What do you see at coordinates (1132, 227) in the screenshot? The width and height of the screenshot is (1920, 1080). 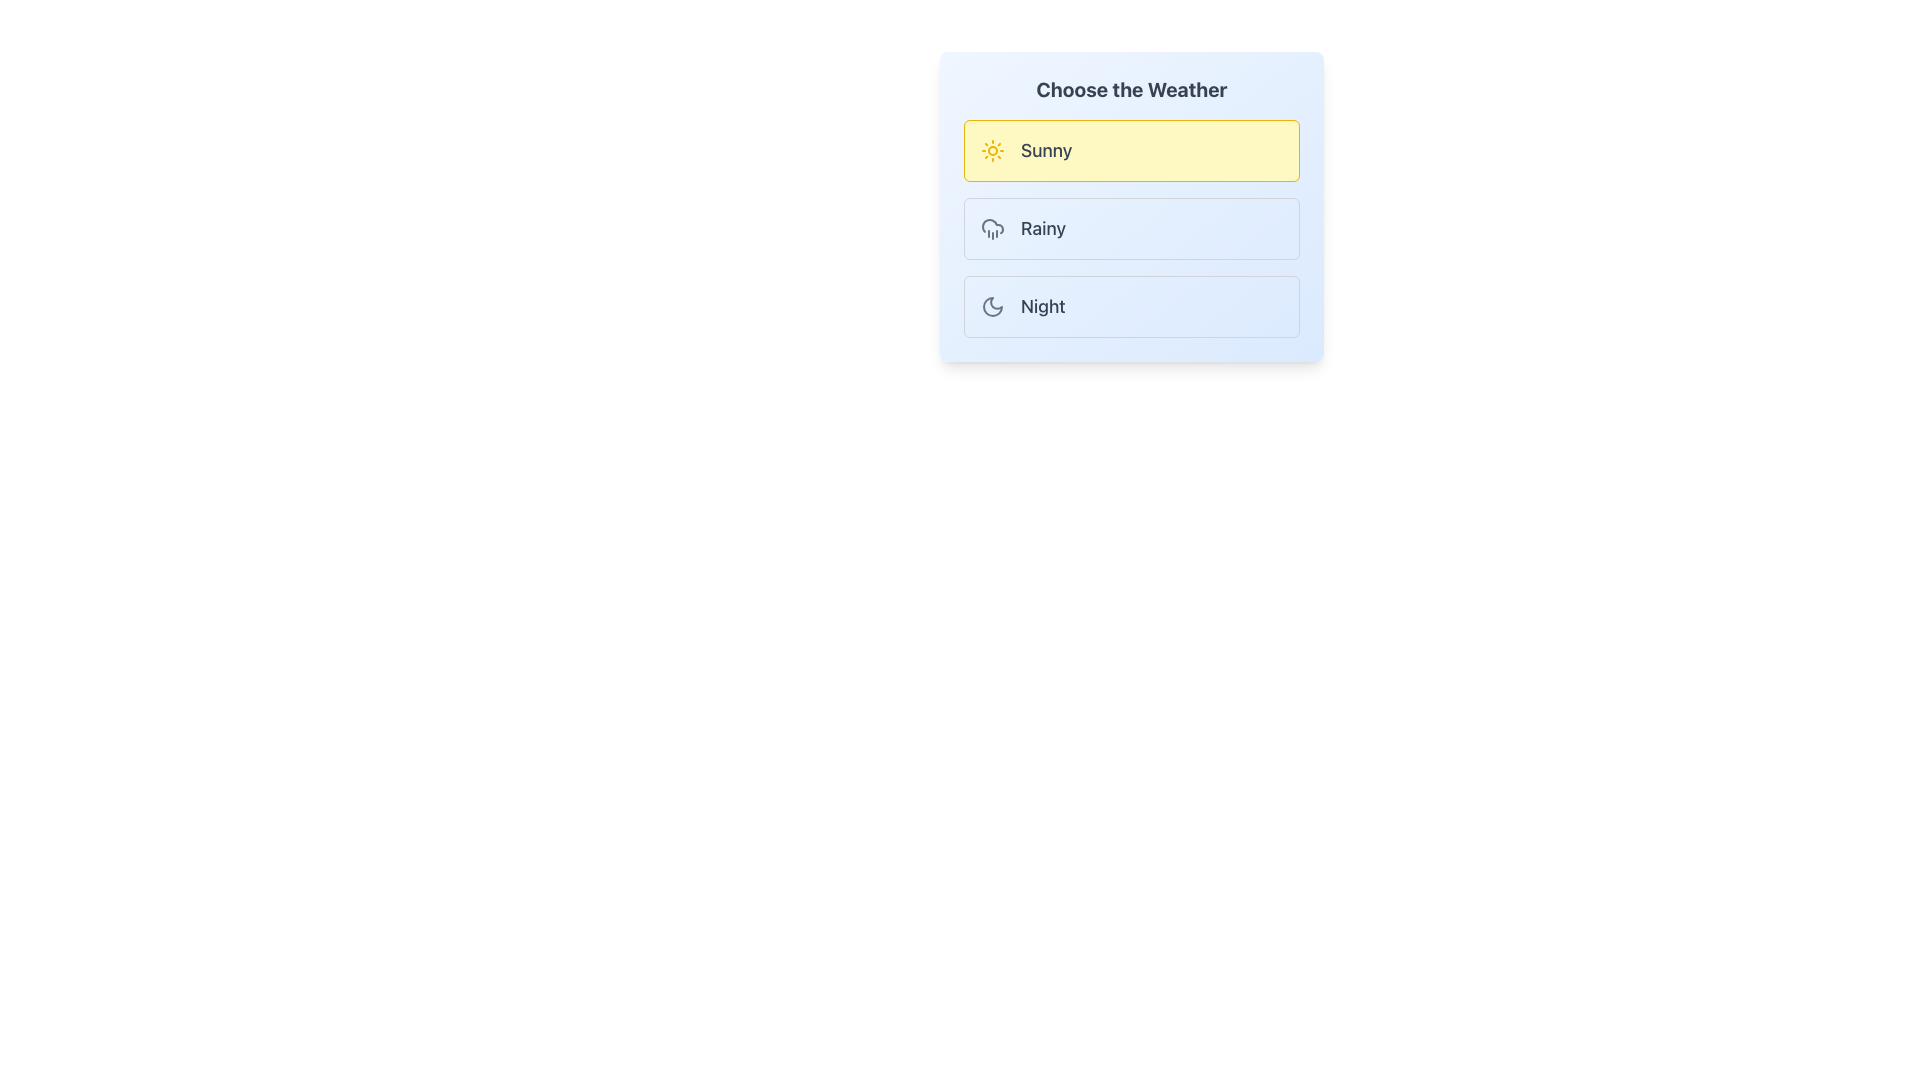 I see `the 'Rainy' selectable field to indicate the selection of the rainy weather option, which is the second option in the list of weather conditions` at bounding box center [1132, 227].